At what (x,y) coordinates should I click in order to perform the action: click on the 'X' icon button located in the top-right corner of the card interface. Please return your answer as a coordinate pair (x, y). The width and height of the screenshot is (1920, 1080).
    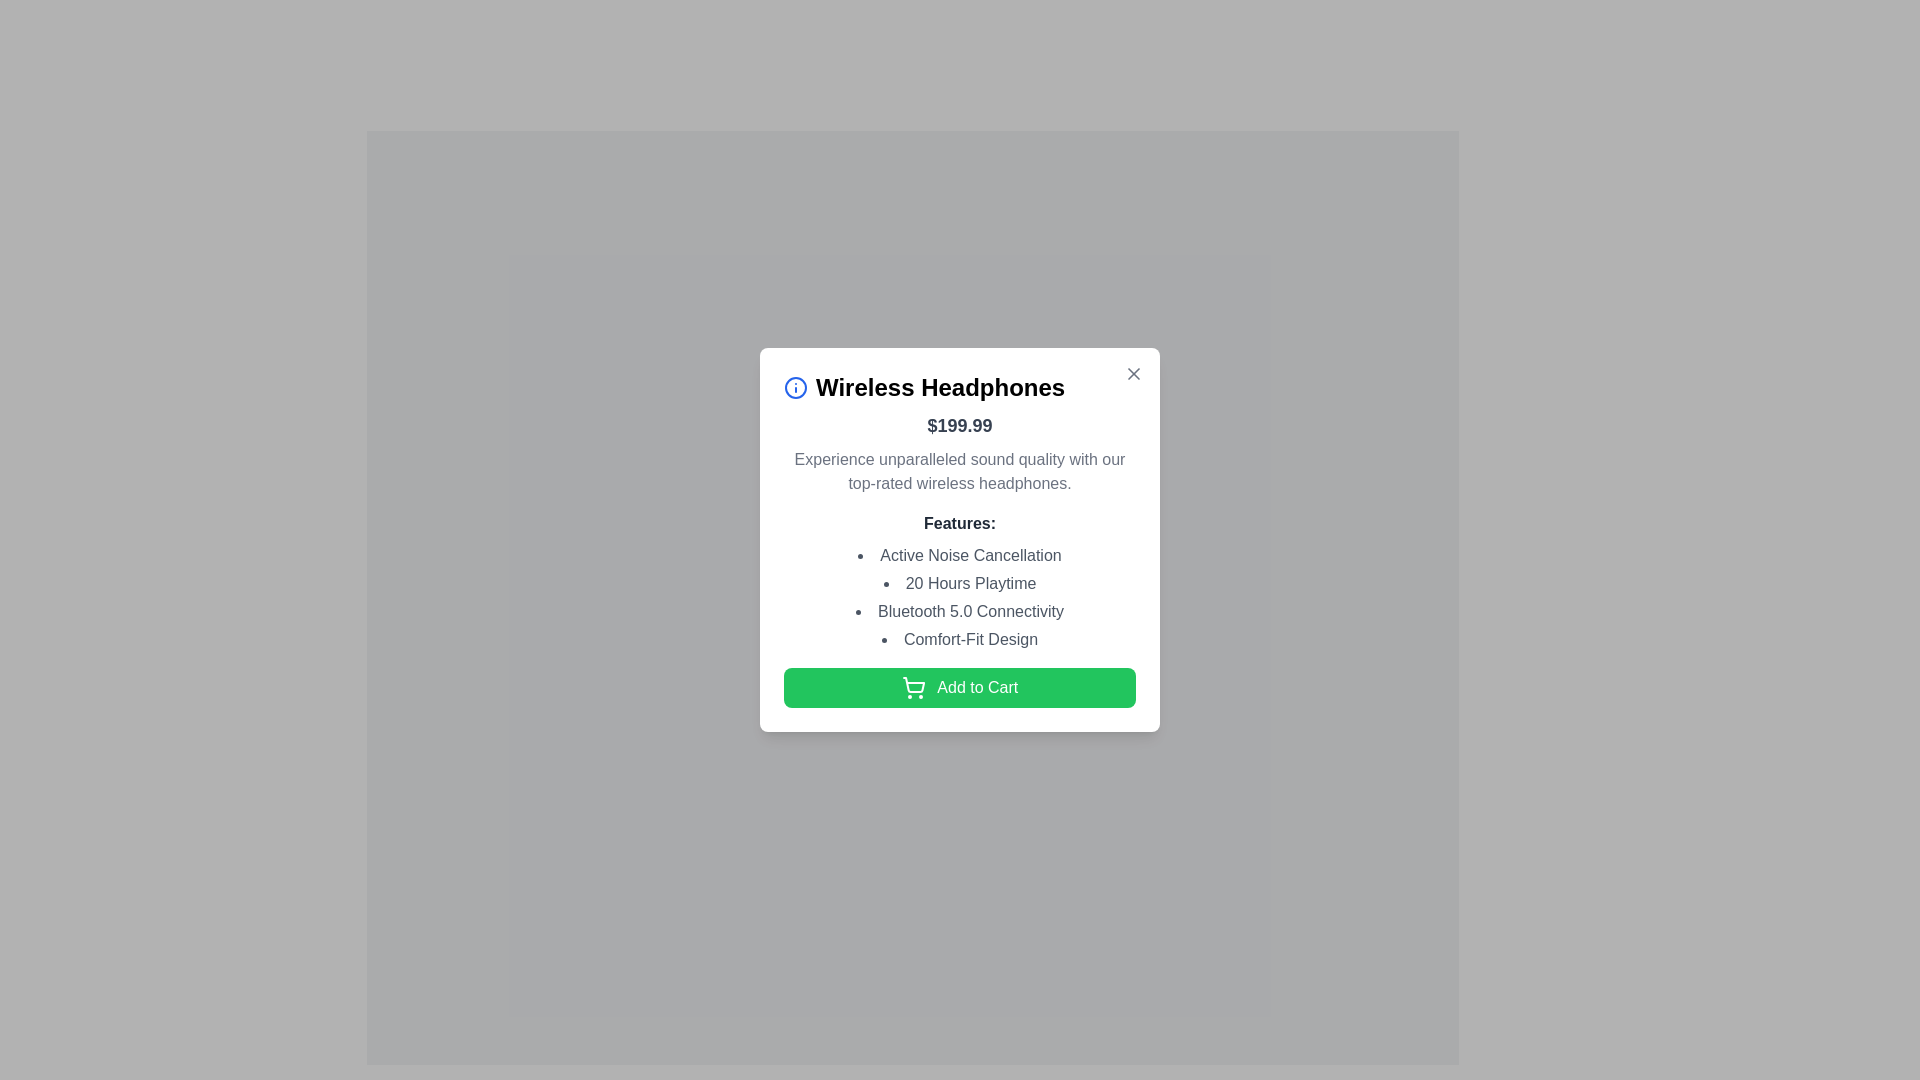
    Looking at the image, I should click on (1133, 373).